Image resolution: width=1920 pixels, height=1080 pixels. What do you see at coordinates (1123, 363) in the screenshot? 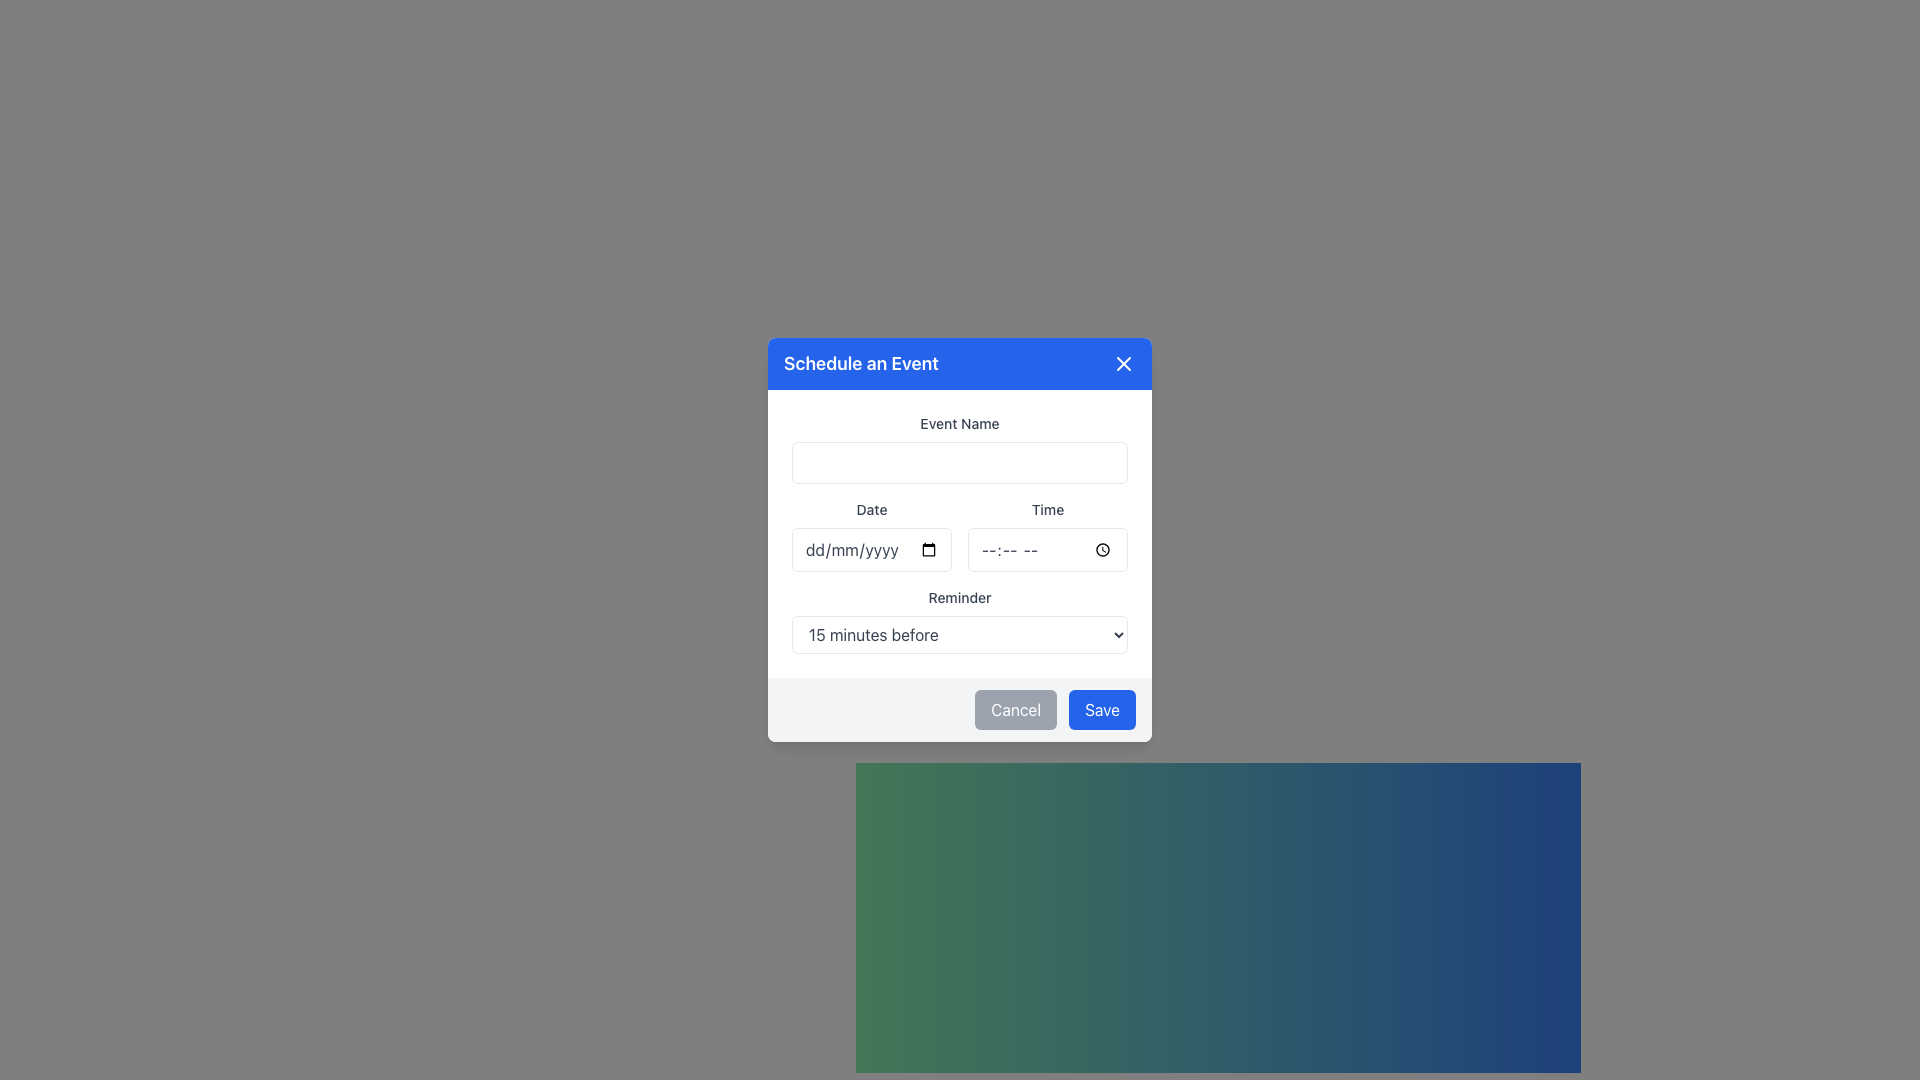
I see `the close button (X) located in the top-right corner of the modal's blue header, adjacent to the text 'Schedule an Event'` at bounding box center [1123, 363].